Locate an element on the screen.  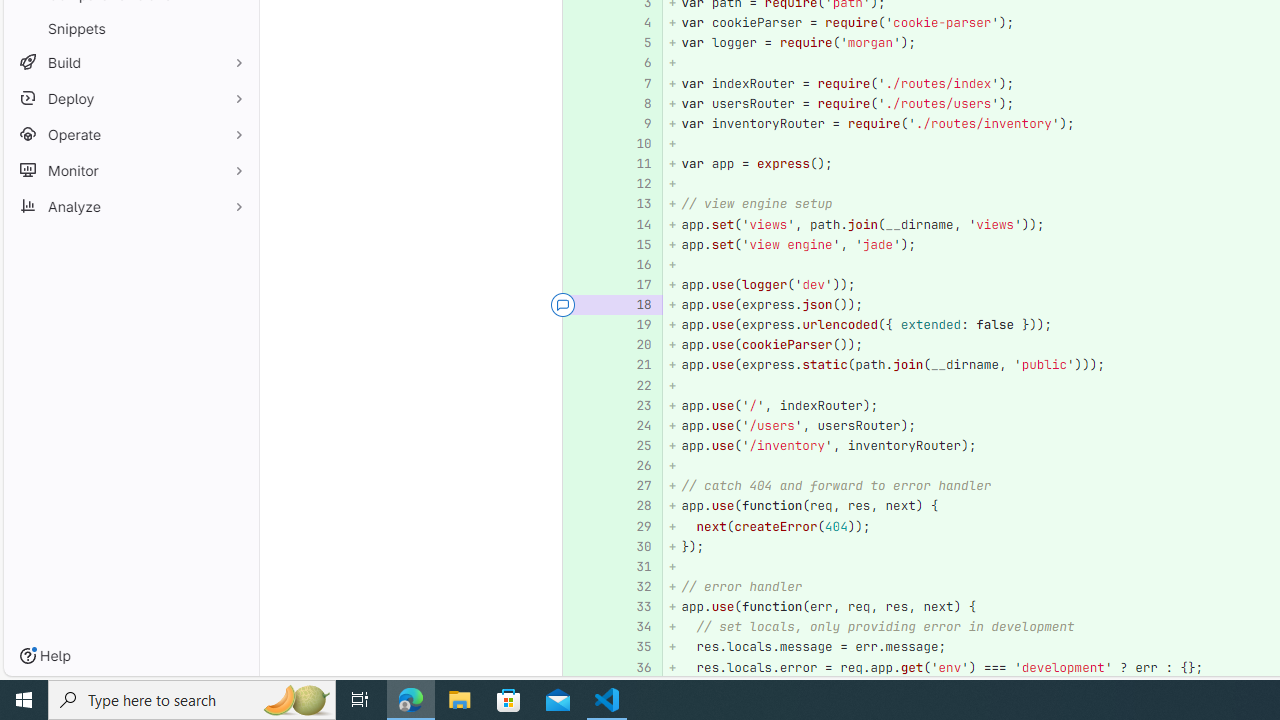
'10' is located at coordinates (633, 143).